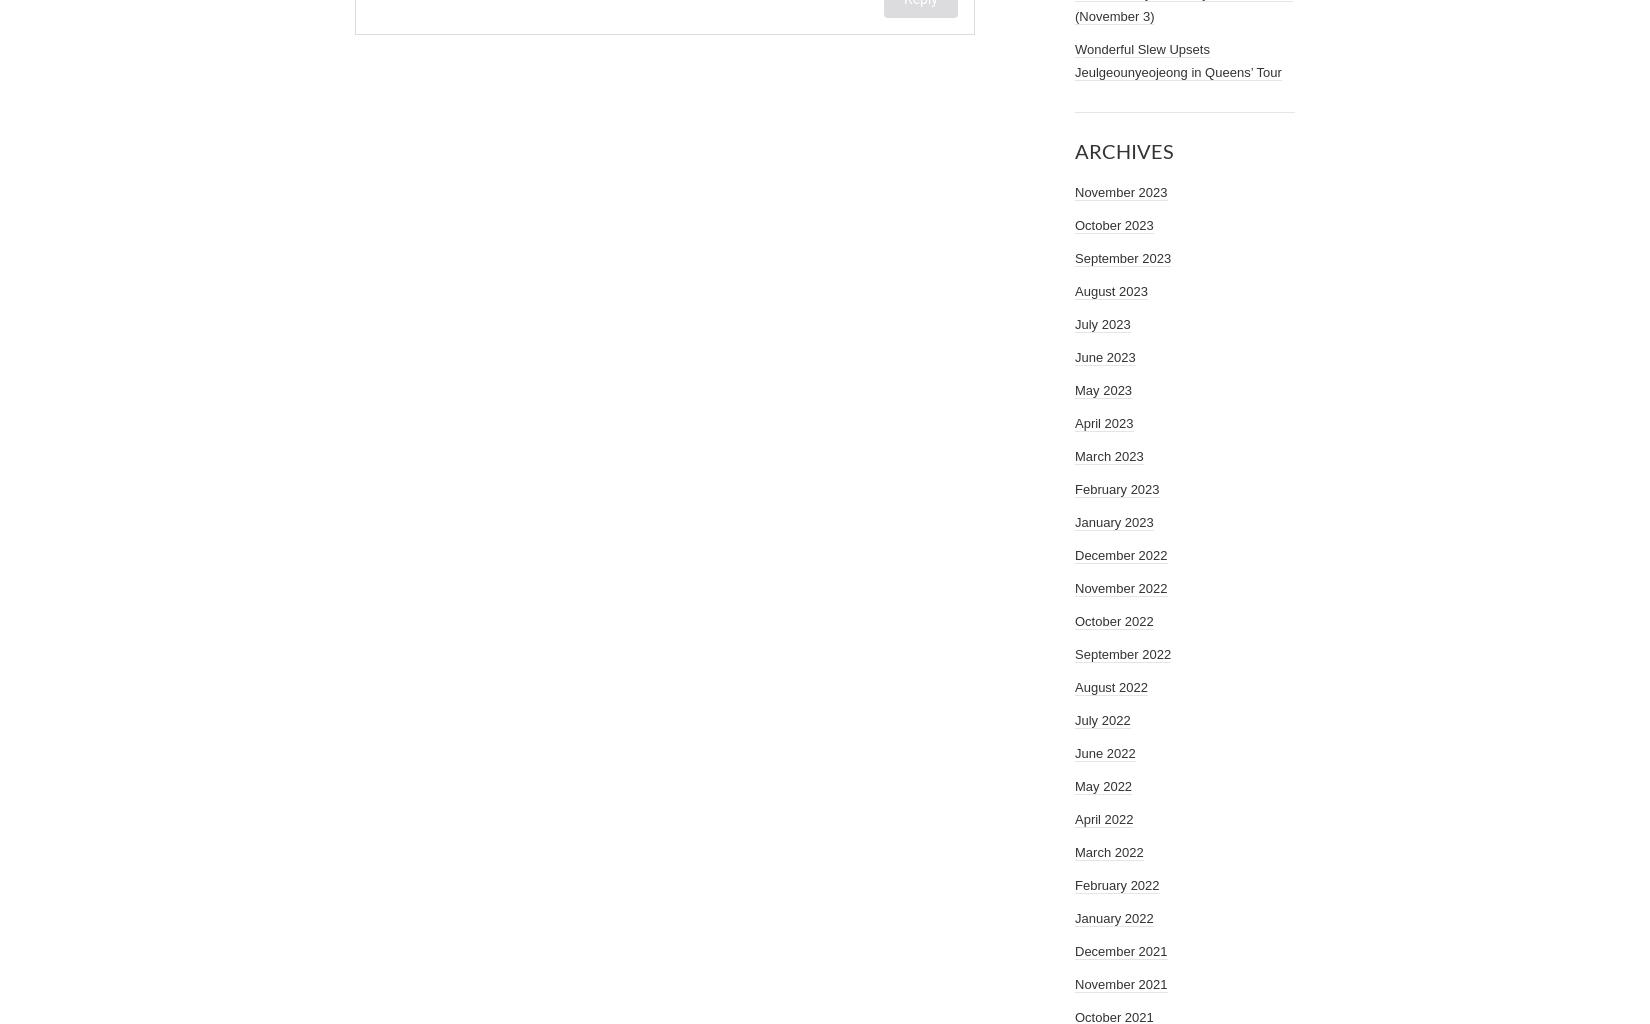 Image resolution: width=1650 pixels, height=1024 pixels. I want to click on 'January 2023', so click(1114, 522).